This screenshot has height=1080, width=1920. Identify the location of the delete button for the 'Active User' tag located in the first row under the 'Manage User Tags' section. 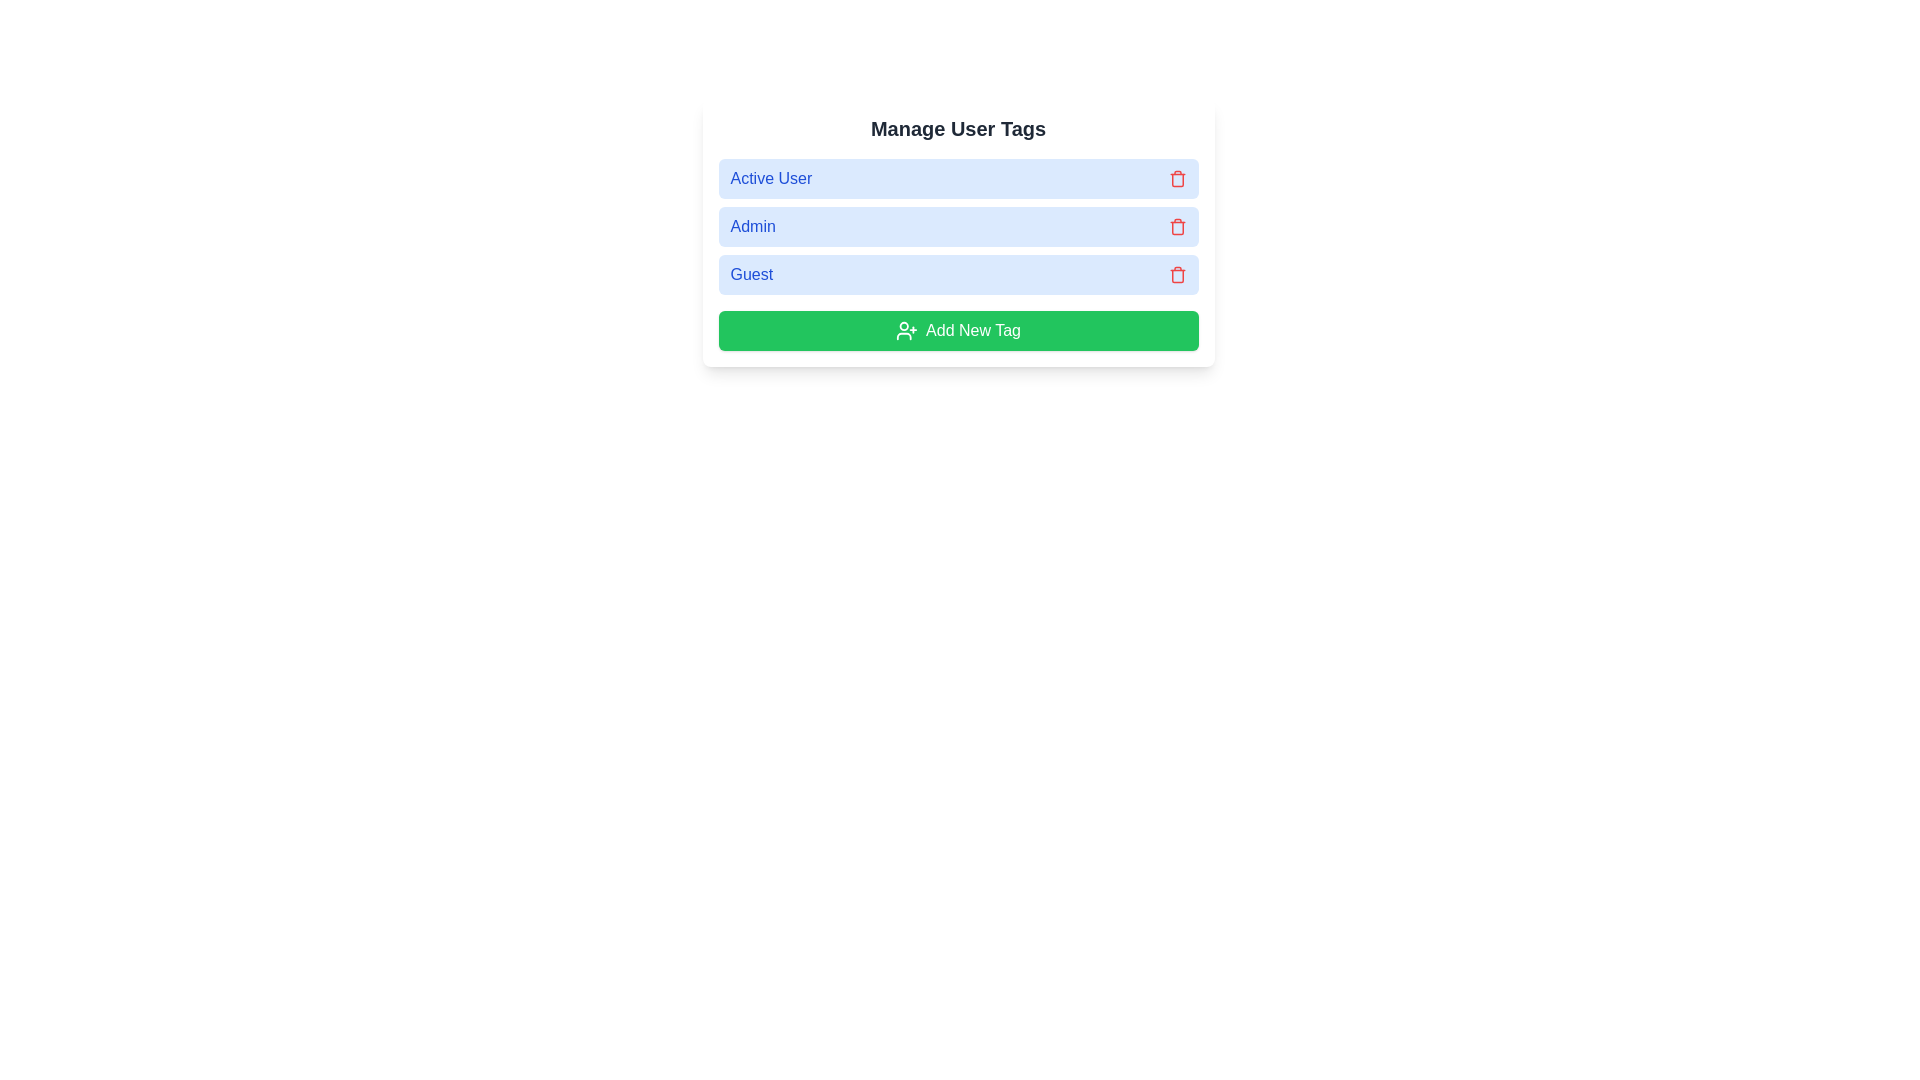
(1177, 177).